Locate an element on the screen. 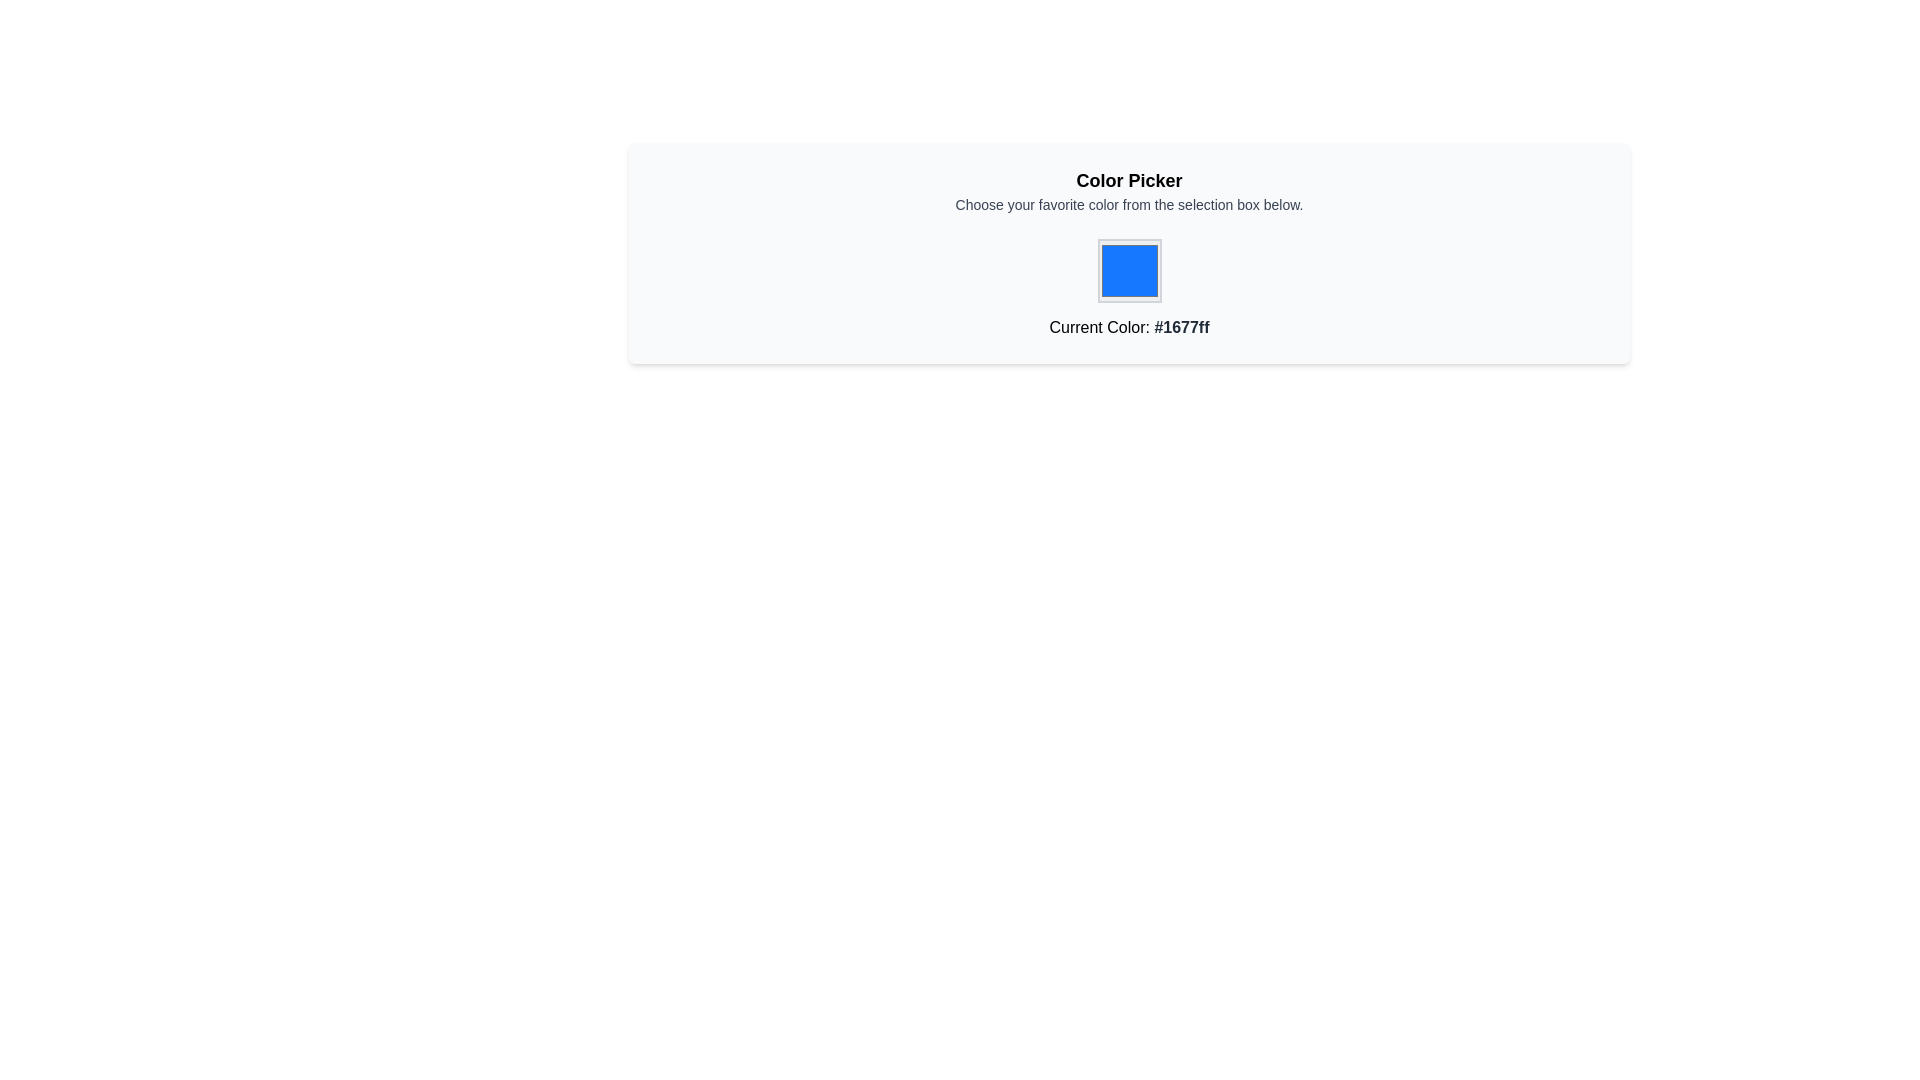 The image size is (1920, 1080). the static text displaying '#1677ff', which is styled in bold and grayish hue, located in the color picker interface to the right of the label 'Current Color:' is located at coordinates (1181, 326).